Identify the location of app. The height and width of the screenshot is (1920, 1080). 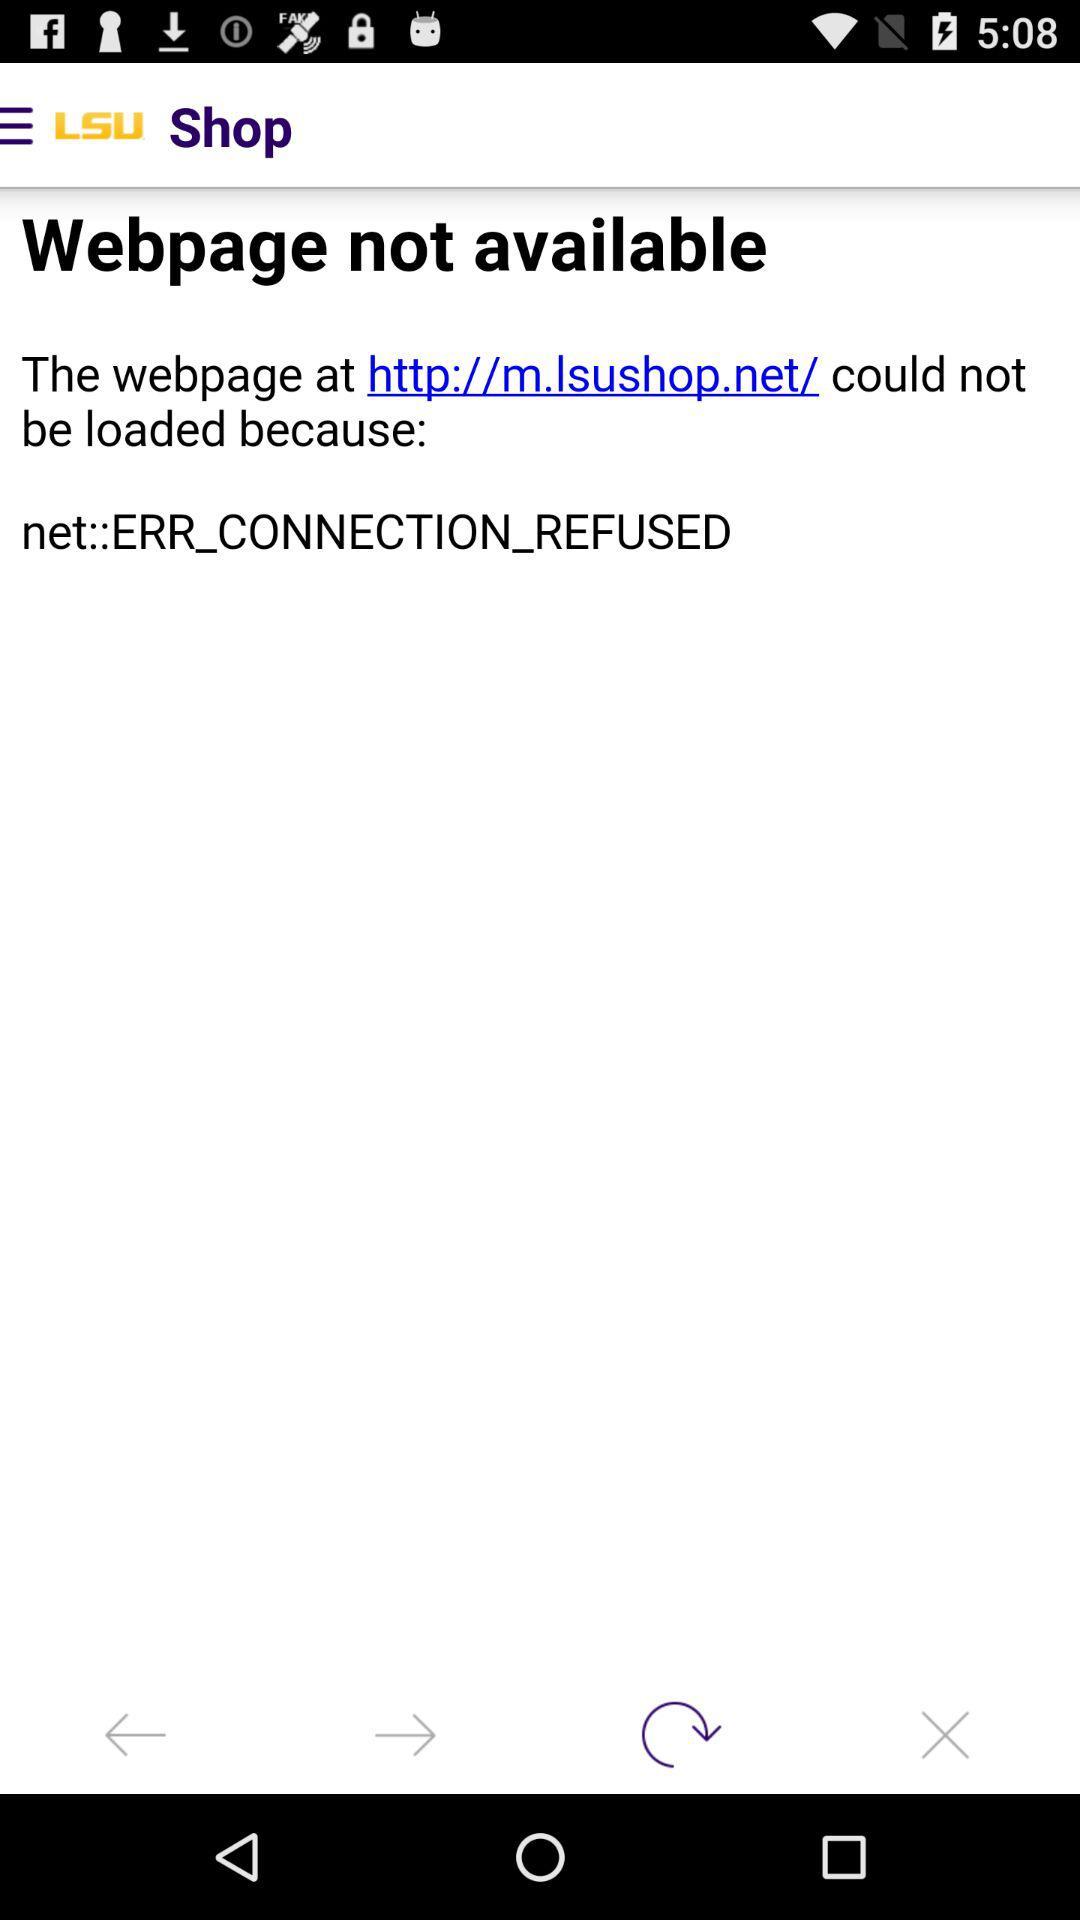
(945, 1733).